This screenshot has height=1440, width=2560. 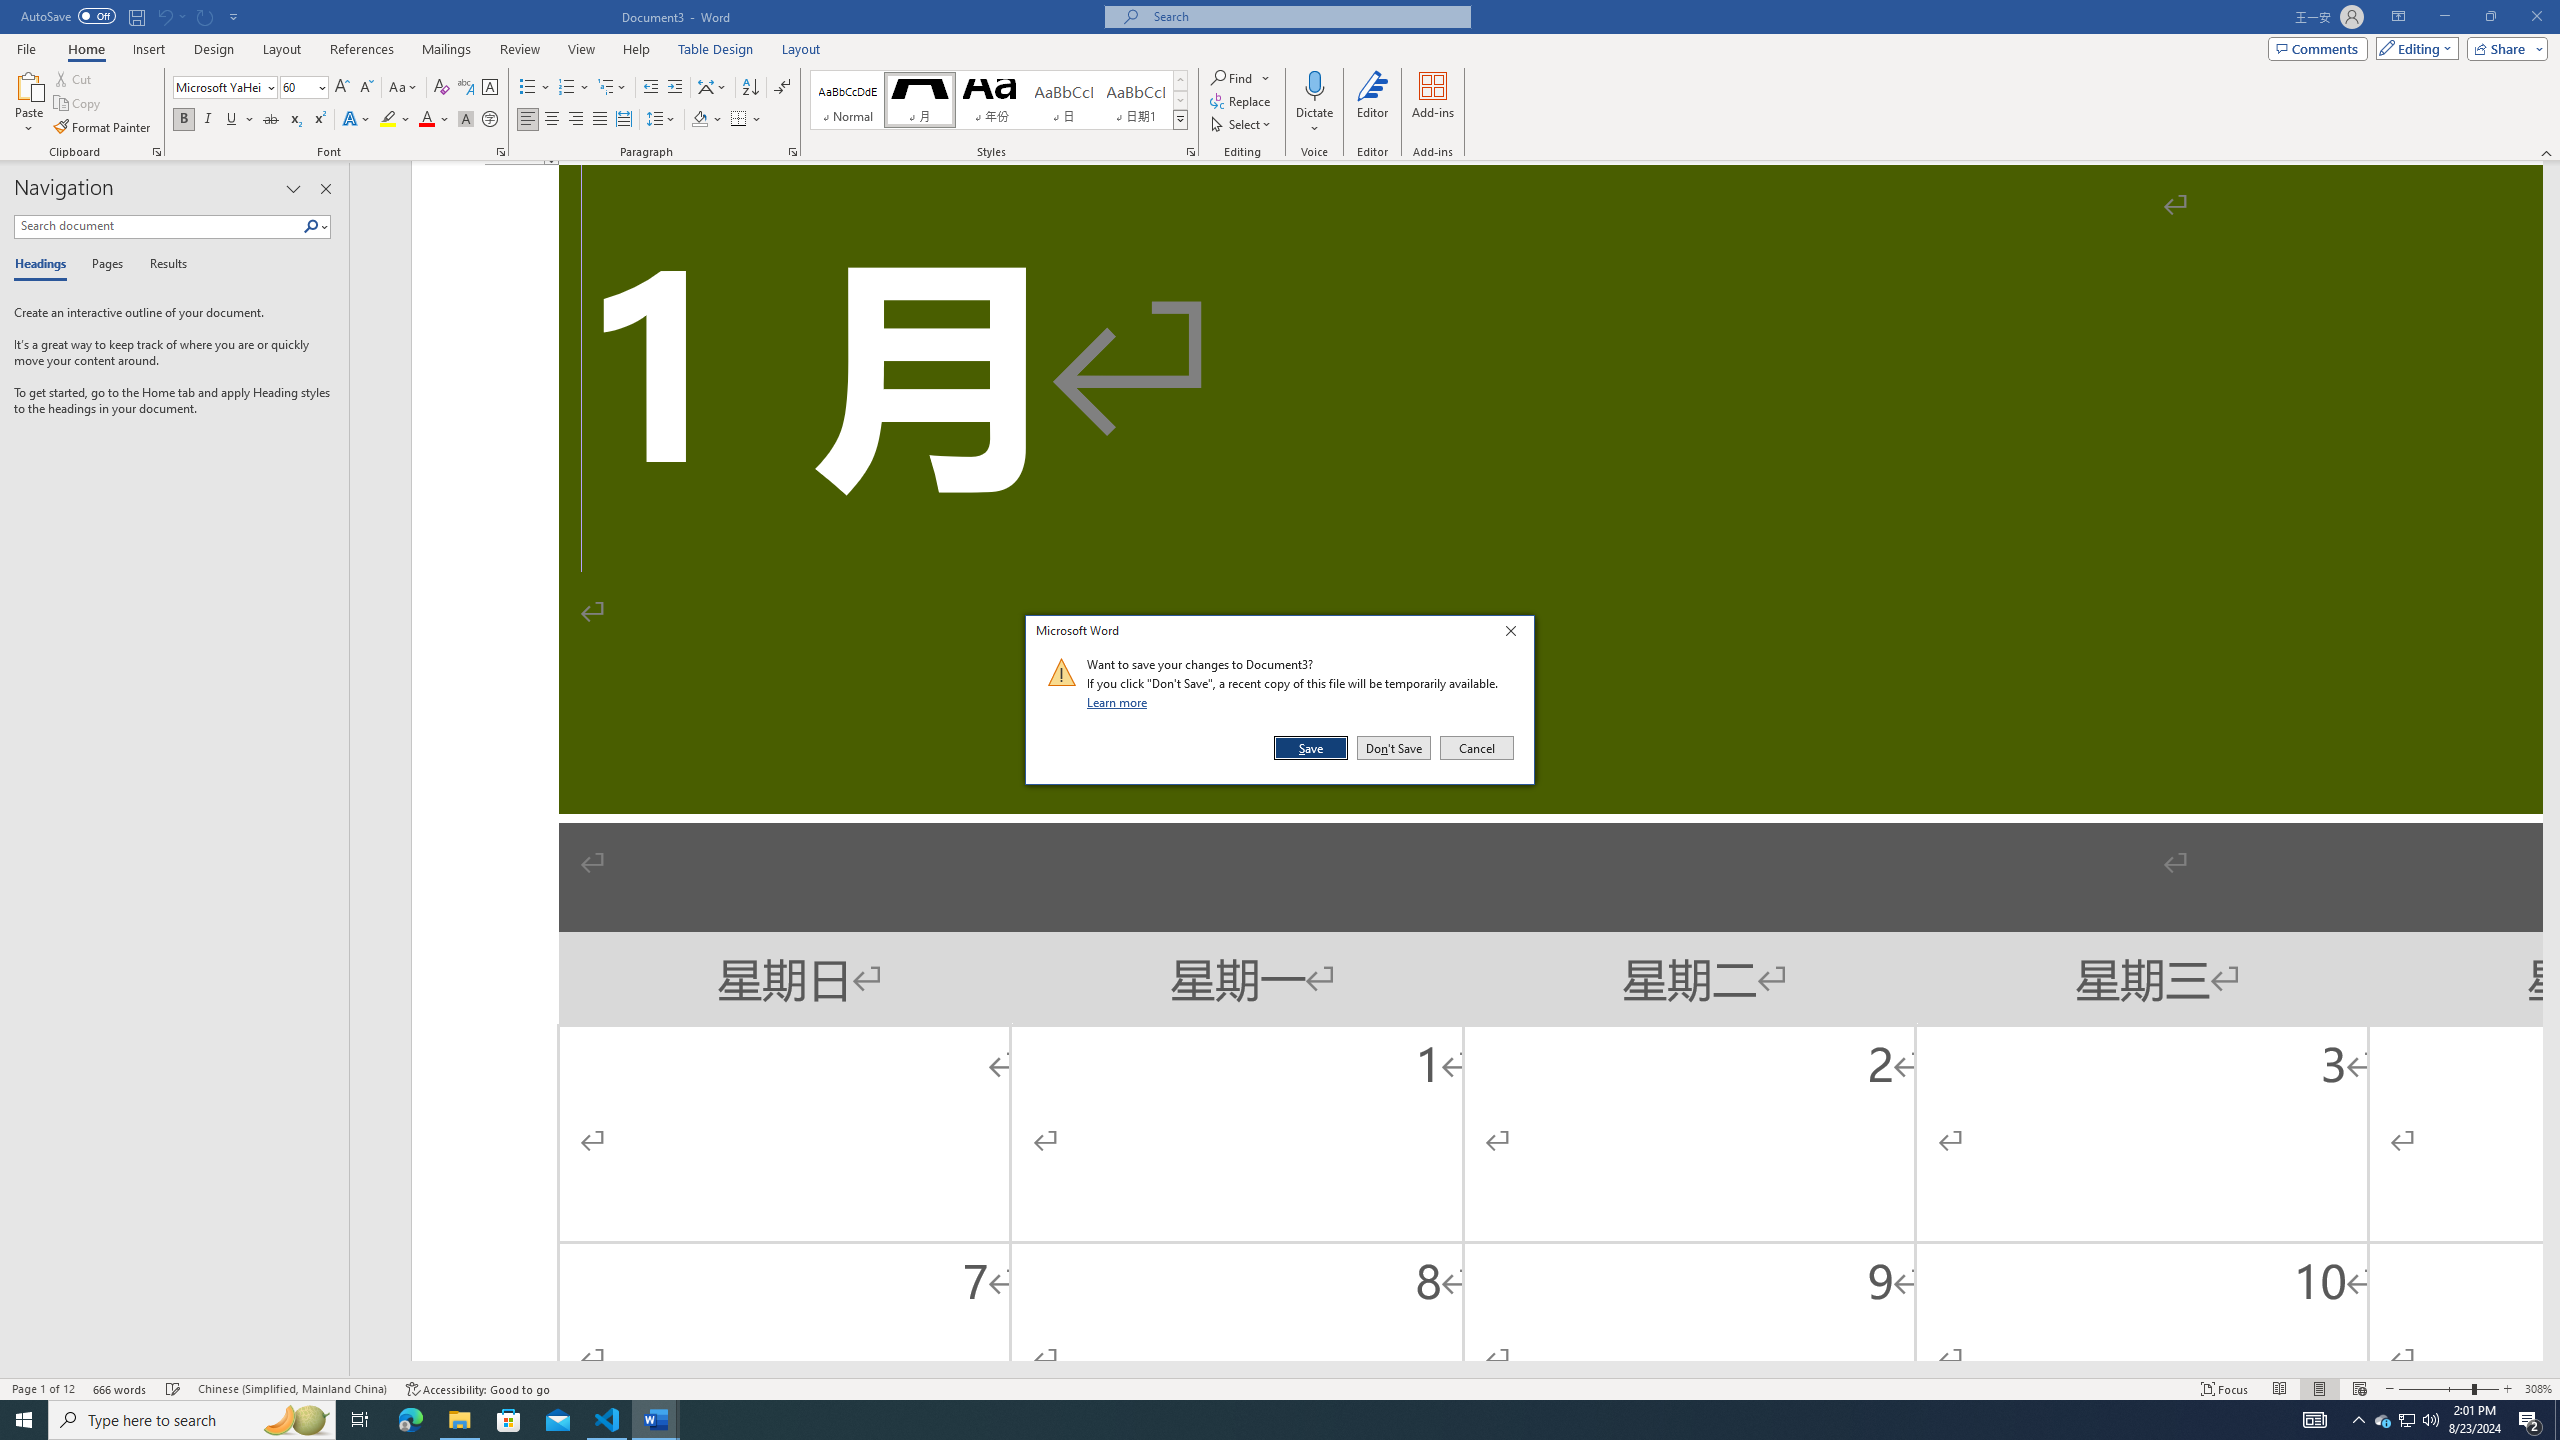 What do you see at coordinates (1231, 77) in the screenshot?
I see `'Find'` at bounding box center [1231, 77].